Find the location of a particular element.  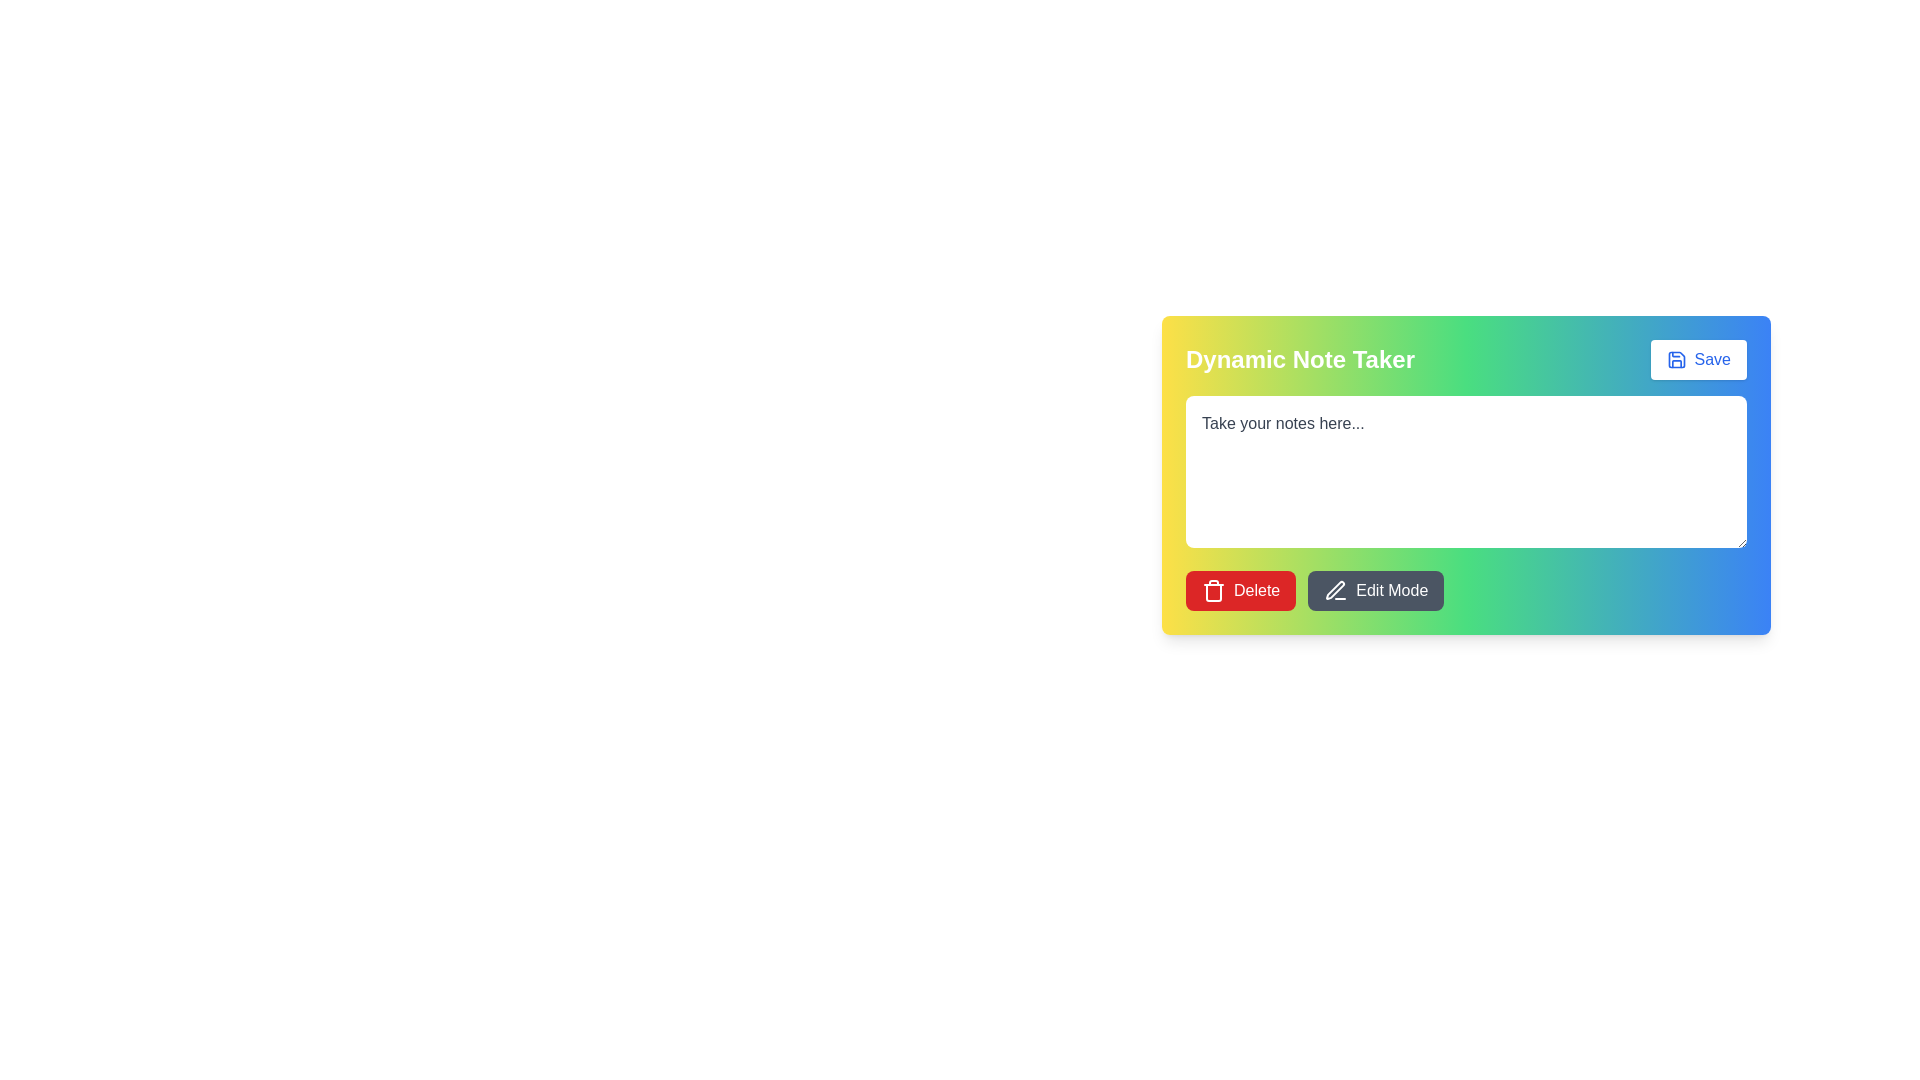

the pen icon within the 'Edit Mode' button, which is the leftmost item and indicates the editing mode functionality is located at coordinates (1336, 589).